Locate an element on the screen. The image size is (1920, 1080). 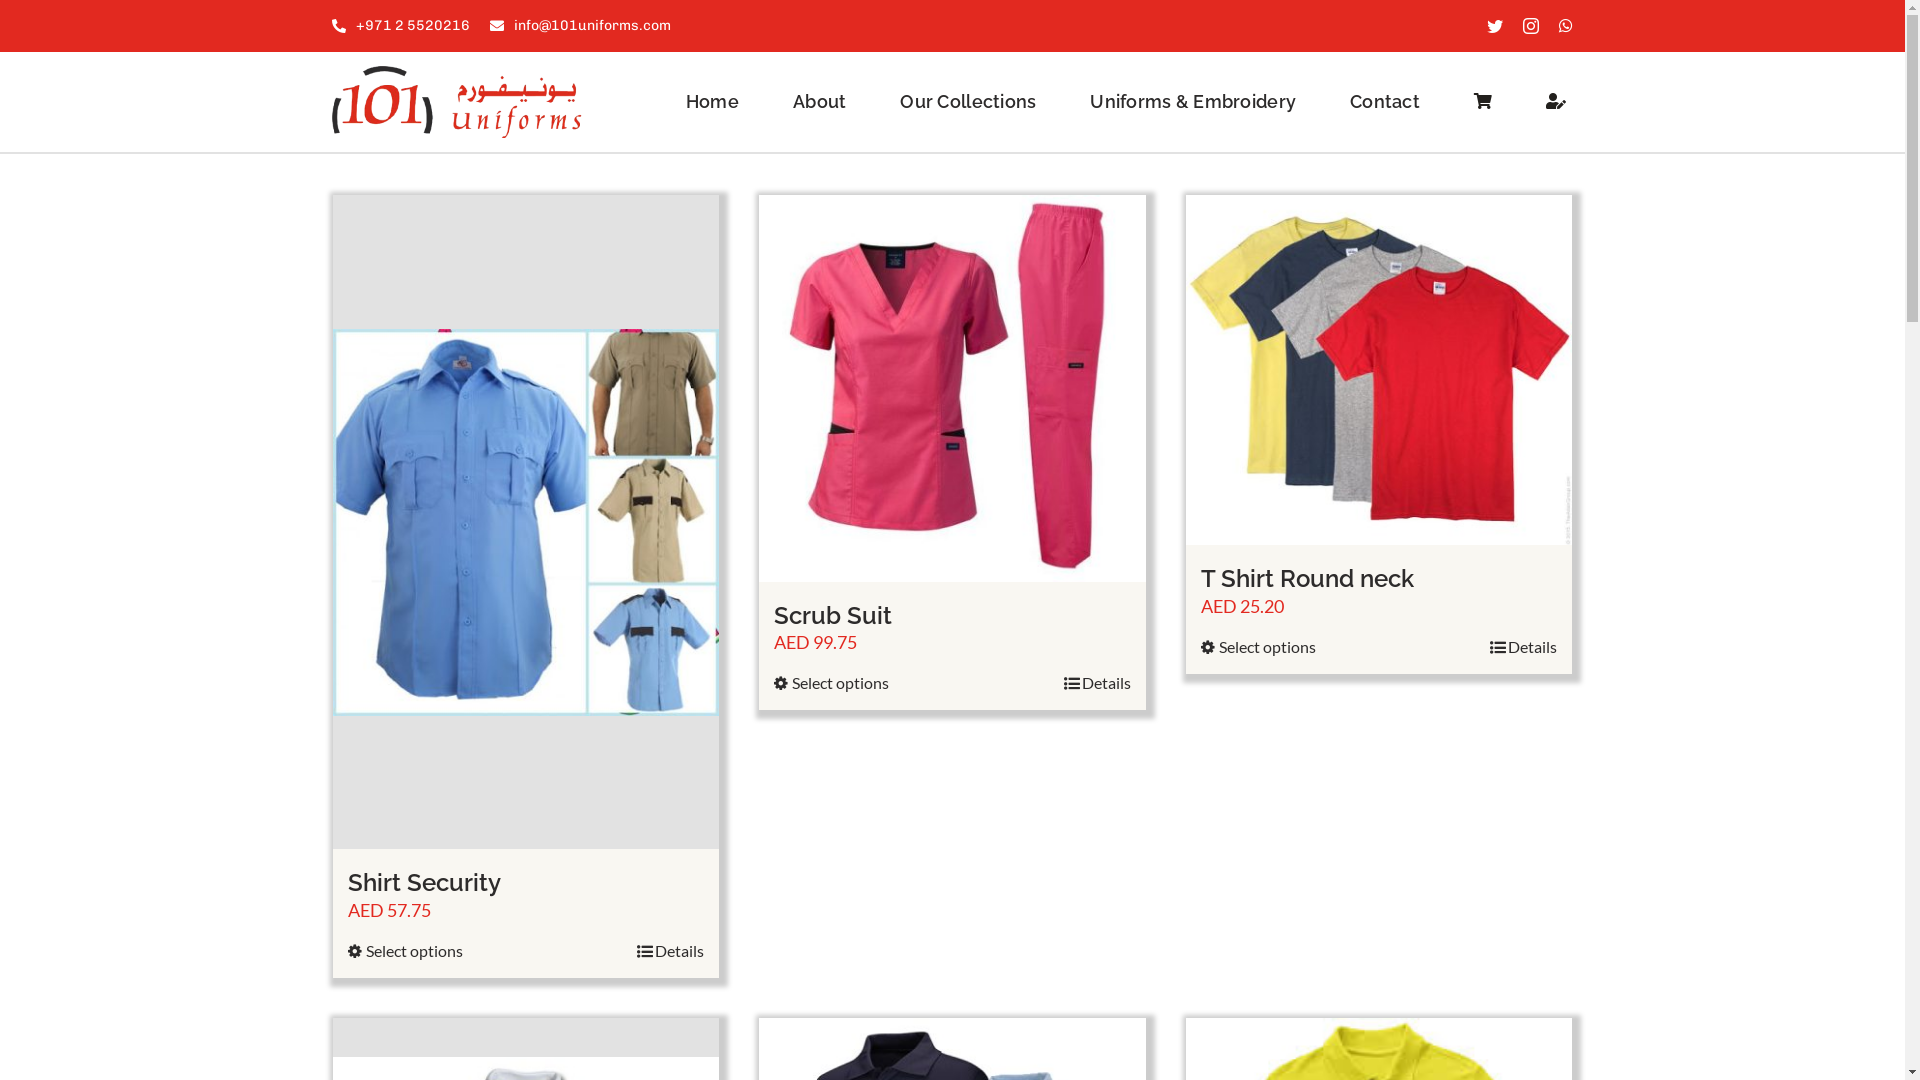
'Contact' is located at coordinates (1384, 101).